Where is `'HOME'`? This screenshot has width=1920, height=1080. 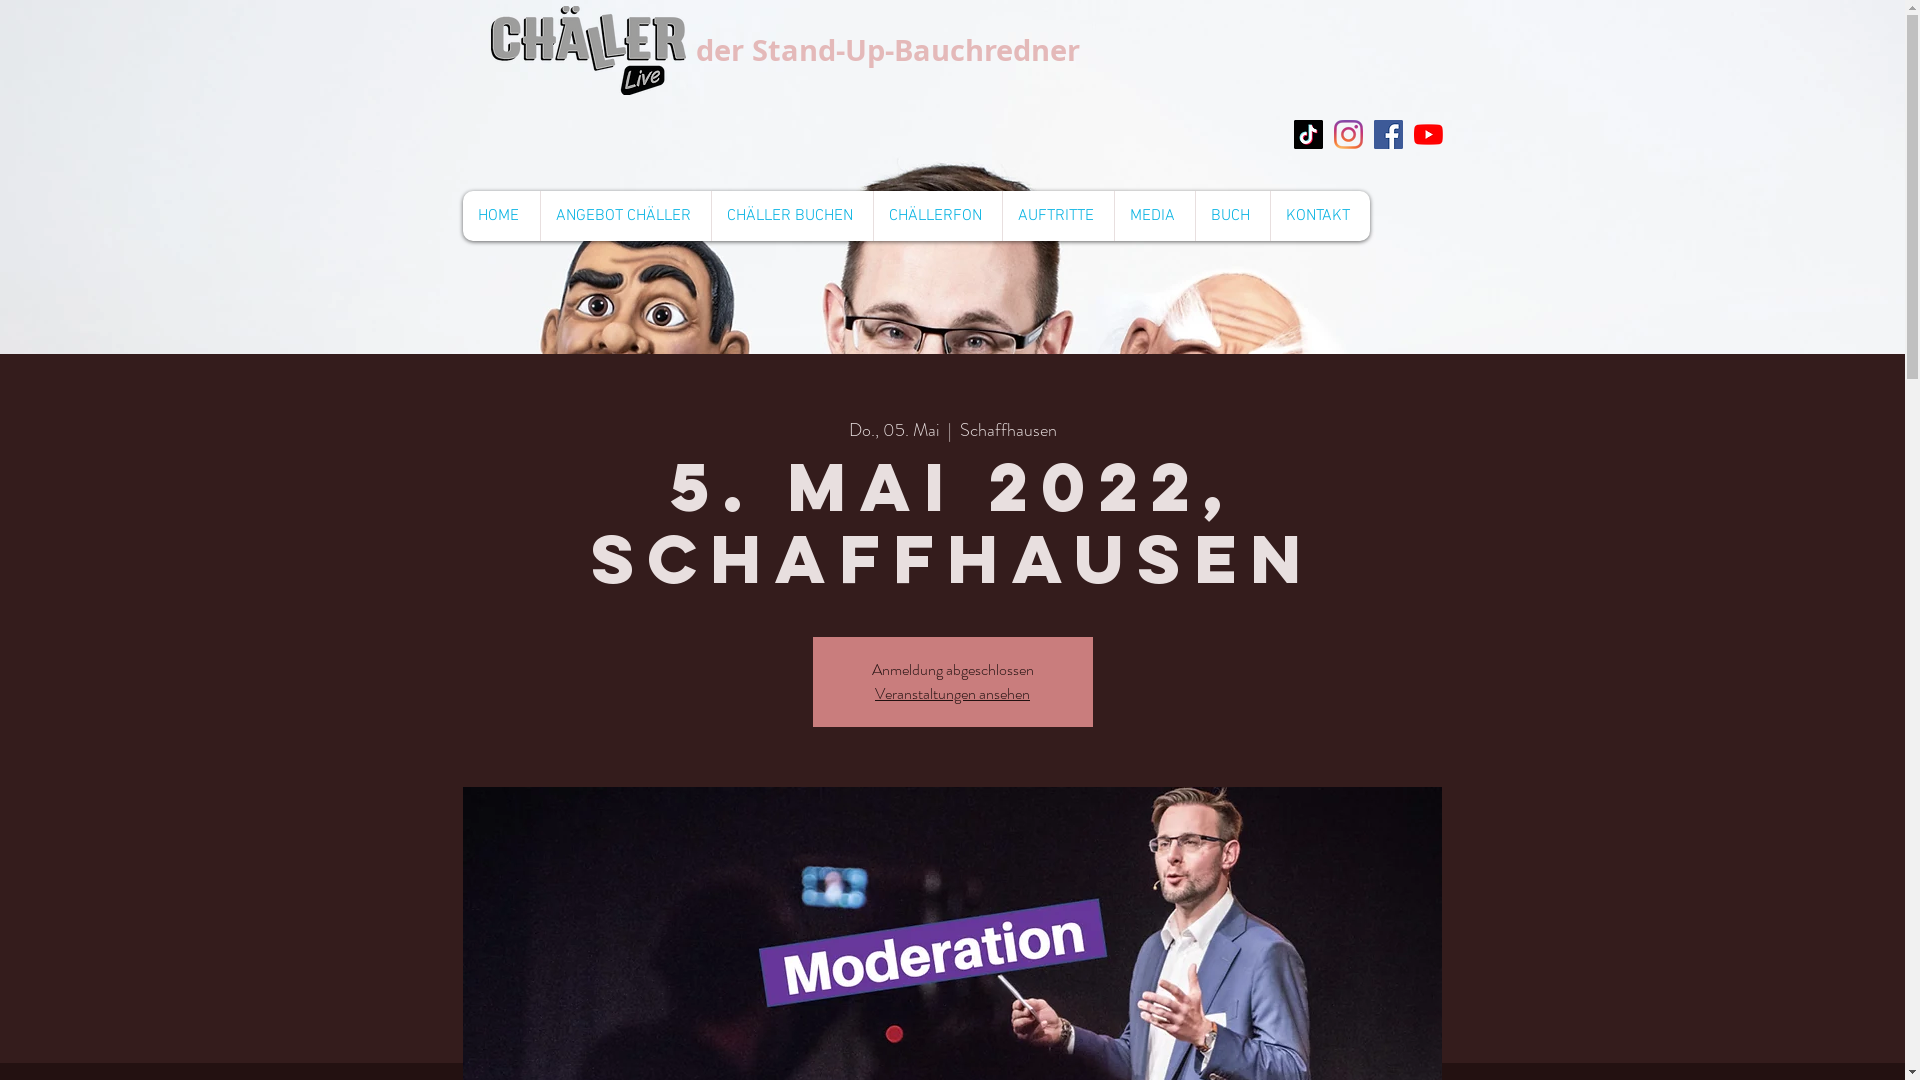
'HOME' is located at coordinates (460, 216).